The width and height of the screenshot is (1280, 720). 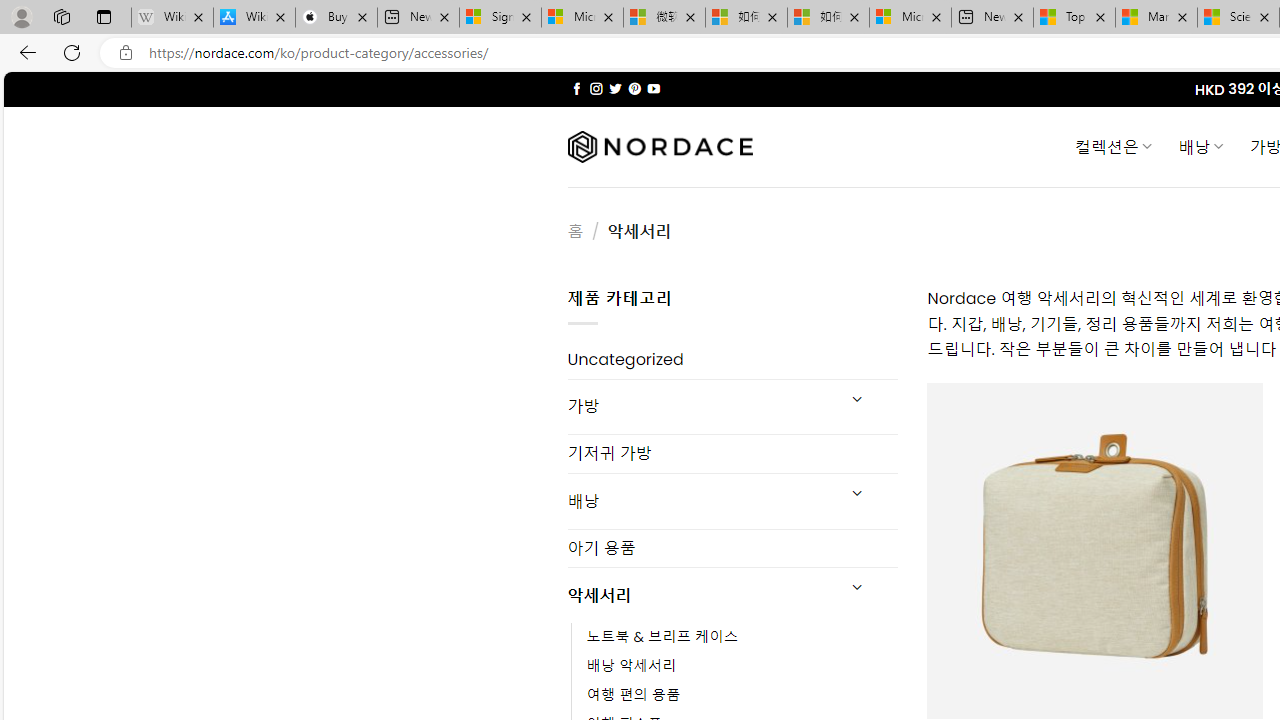 I want to click on 'Follow on YouTube', so click(x=653, y=88).